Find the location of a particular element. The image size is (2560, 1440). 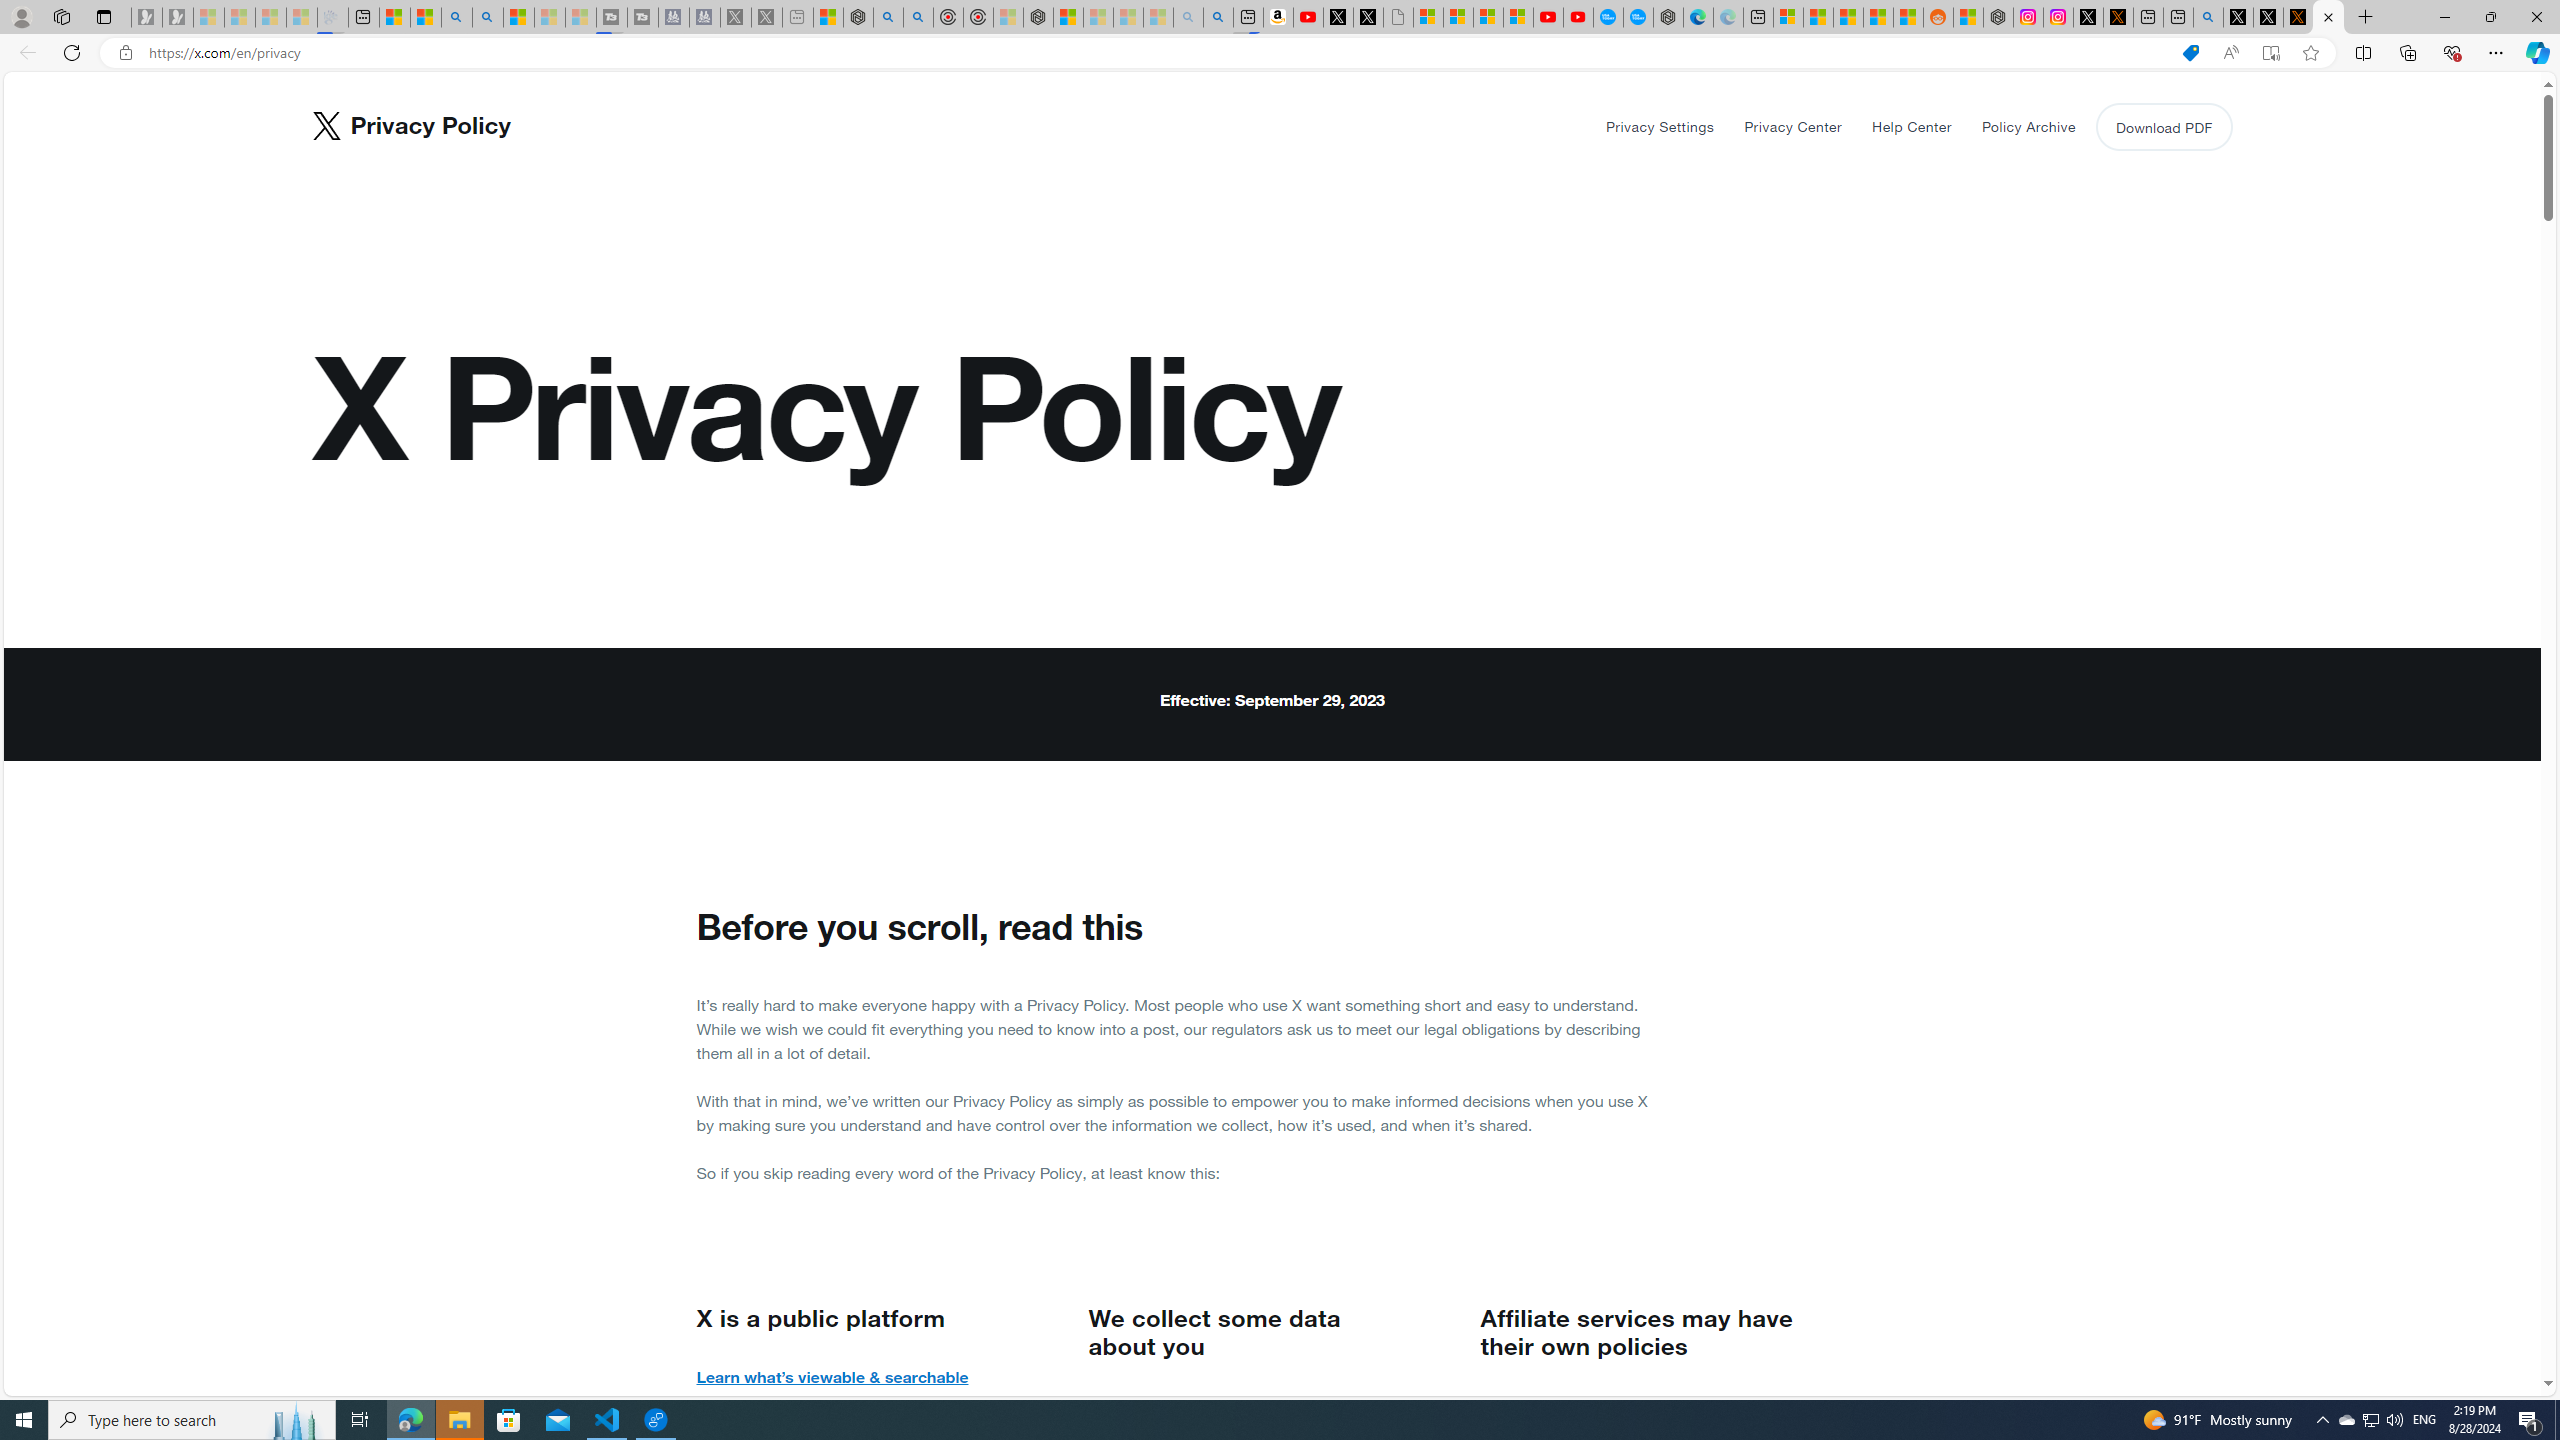

'Read aloud this page (Ctrl+Shift+U)' is located at coordinates (2230, 53).